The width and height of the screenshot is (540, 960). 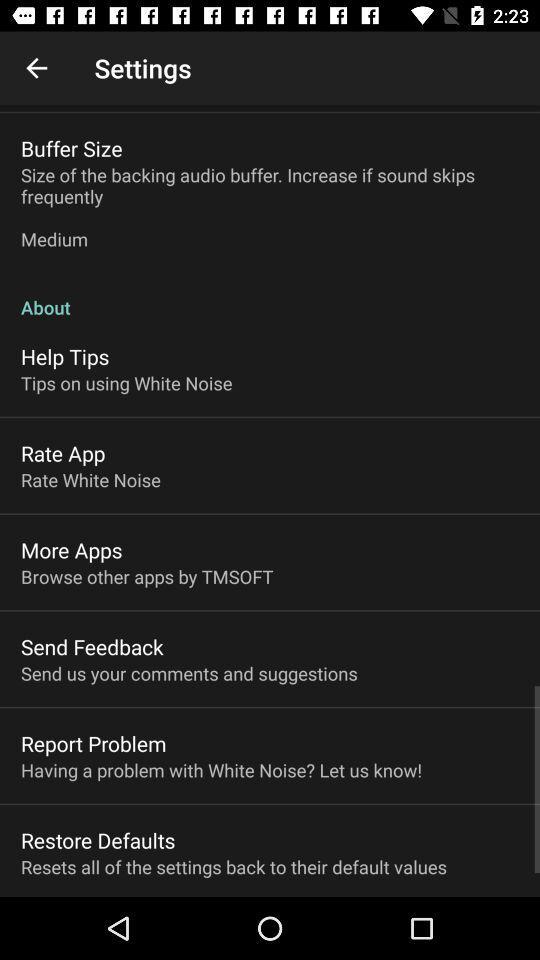 What do you see at coordinates (189, 673) in the screenshot?
I see `icon below the send feedback item` at bounding box center [189, 673].